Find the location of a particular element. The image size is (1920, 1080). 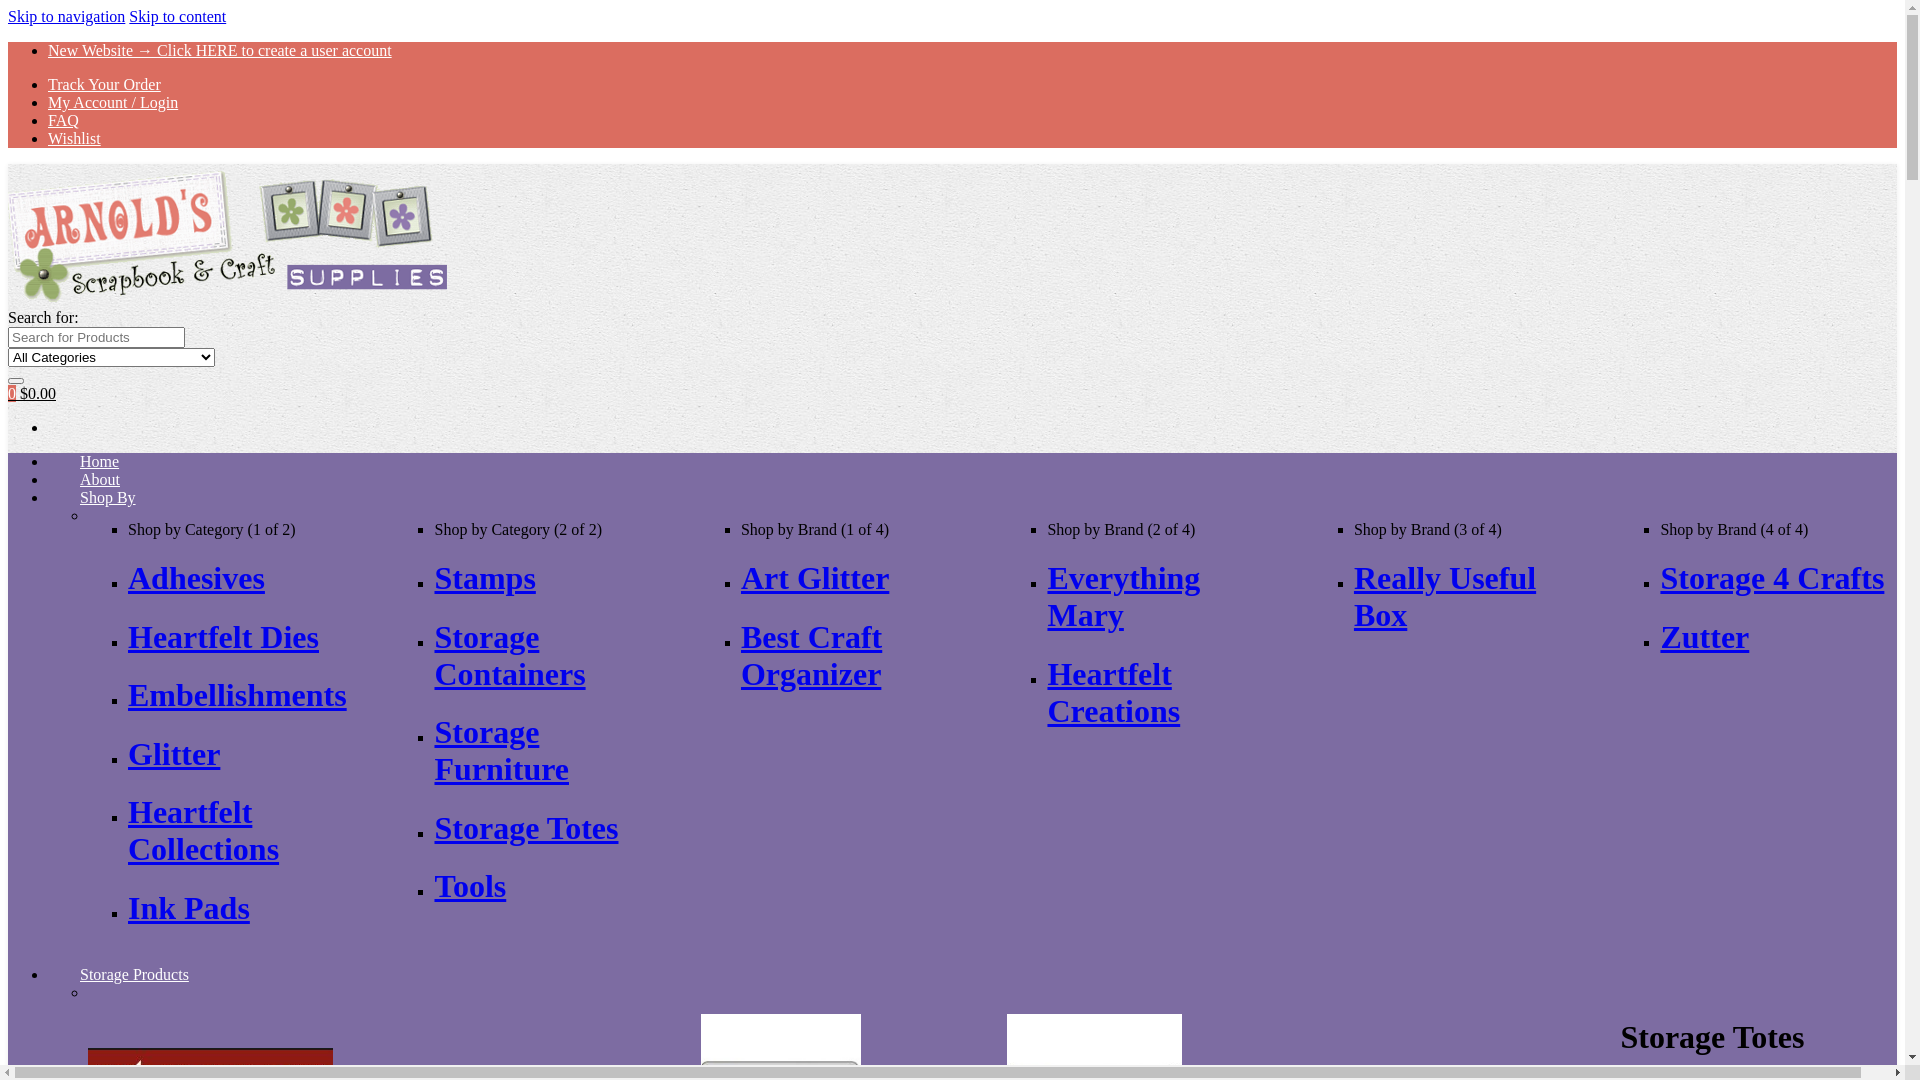

'Embellishments' is located at coordinates (237, 693).